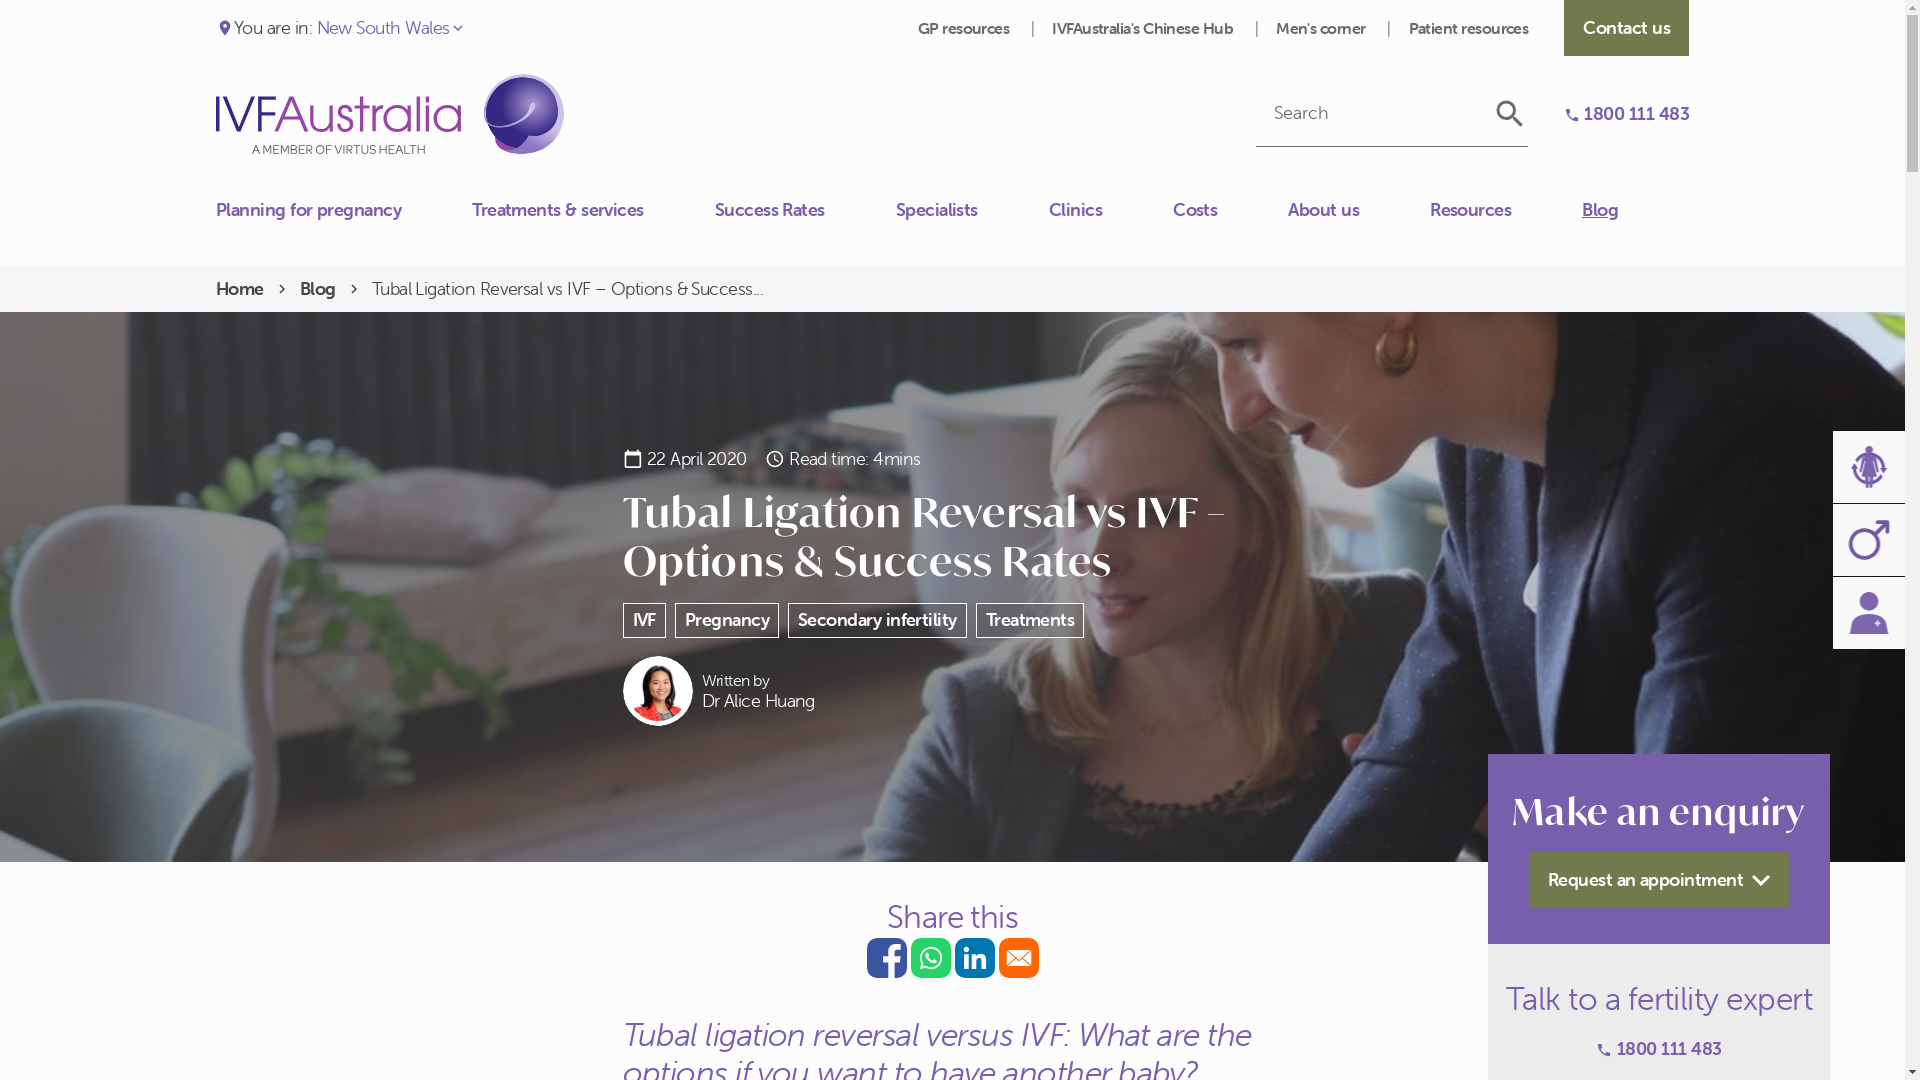 The width and height of the screenshot is (1920, 1080). Describe the element at coordinates (1358, 209) in the screenshot. I see `'About us'` at that location.